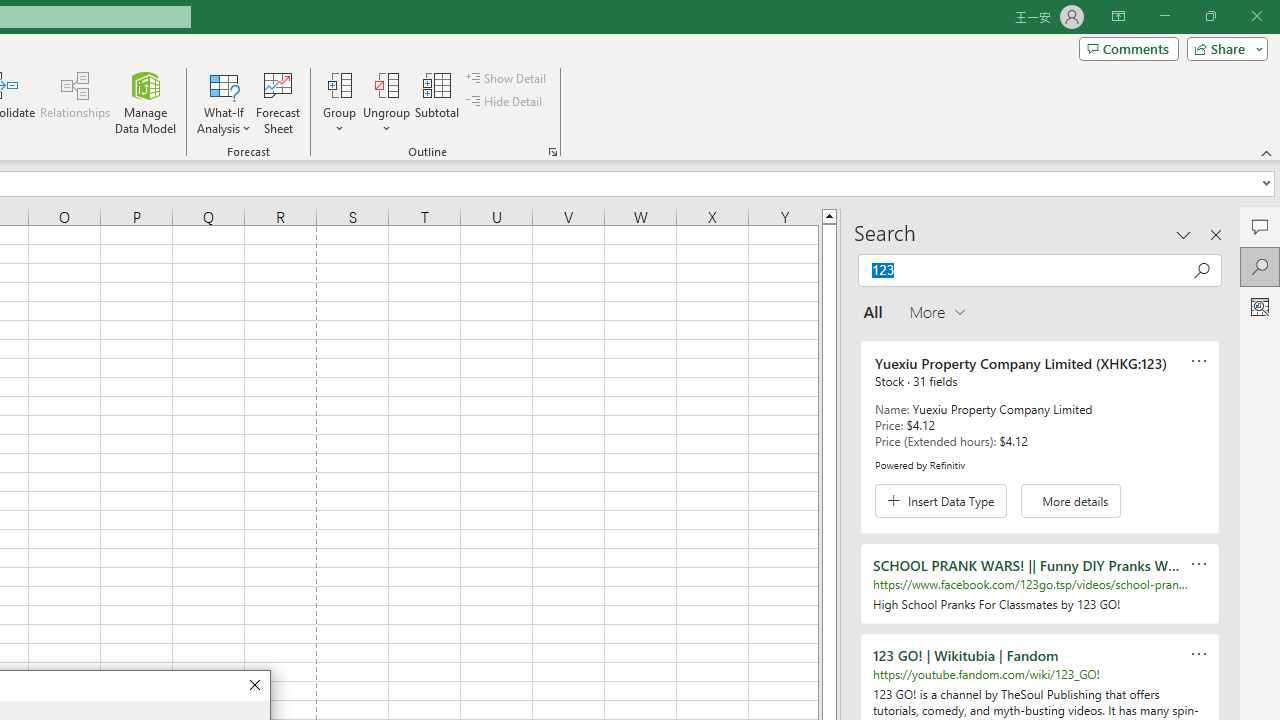  Describe the element at coordinates (1222, 47) in the screenshot. I see `'Share'` at that location.